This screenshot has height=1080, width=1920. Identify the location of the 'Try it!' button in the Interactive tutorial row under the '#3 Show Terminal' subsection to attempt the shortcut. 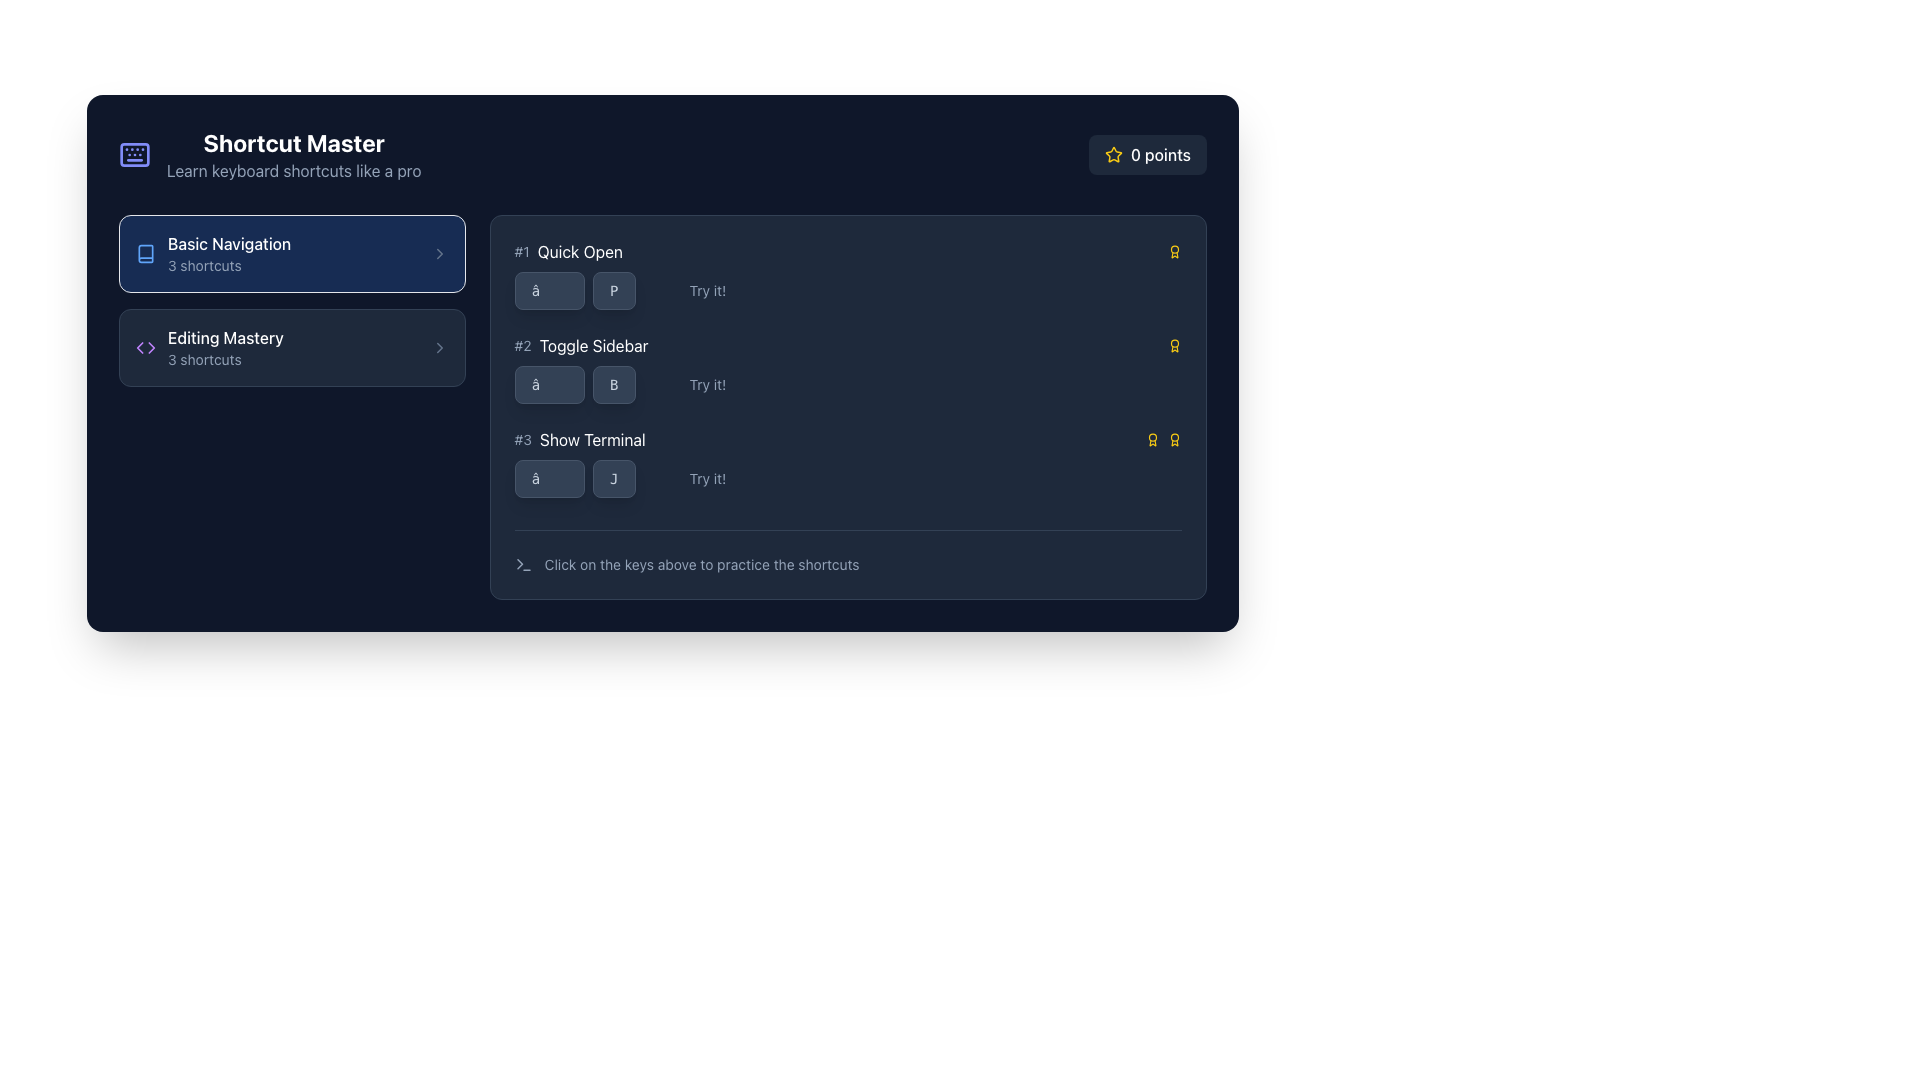
(848, 478).